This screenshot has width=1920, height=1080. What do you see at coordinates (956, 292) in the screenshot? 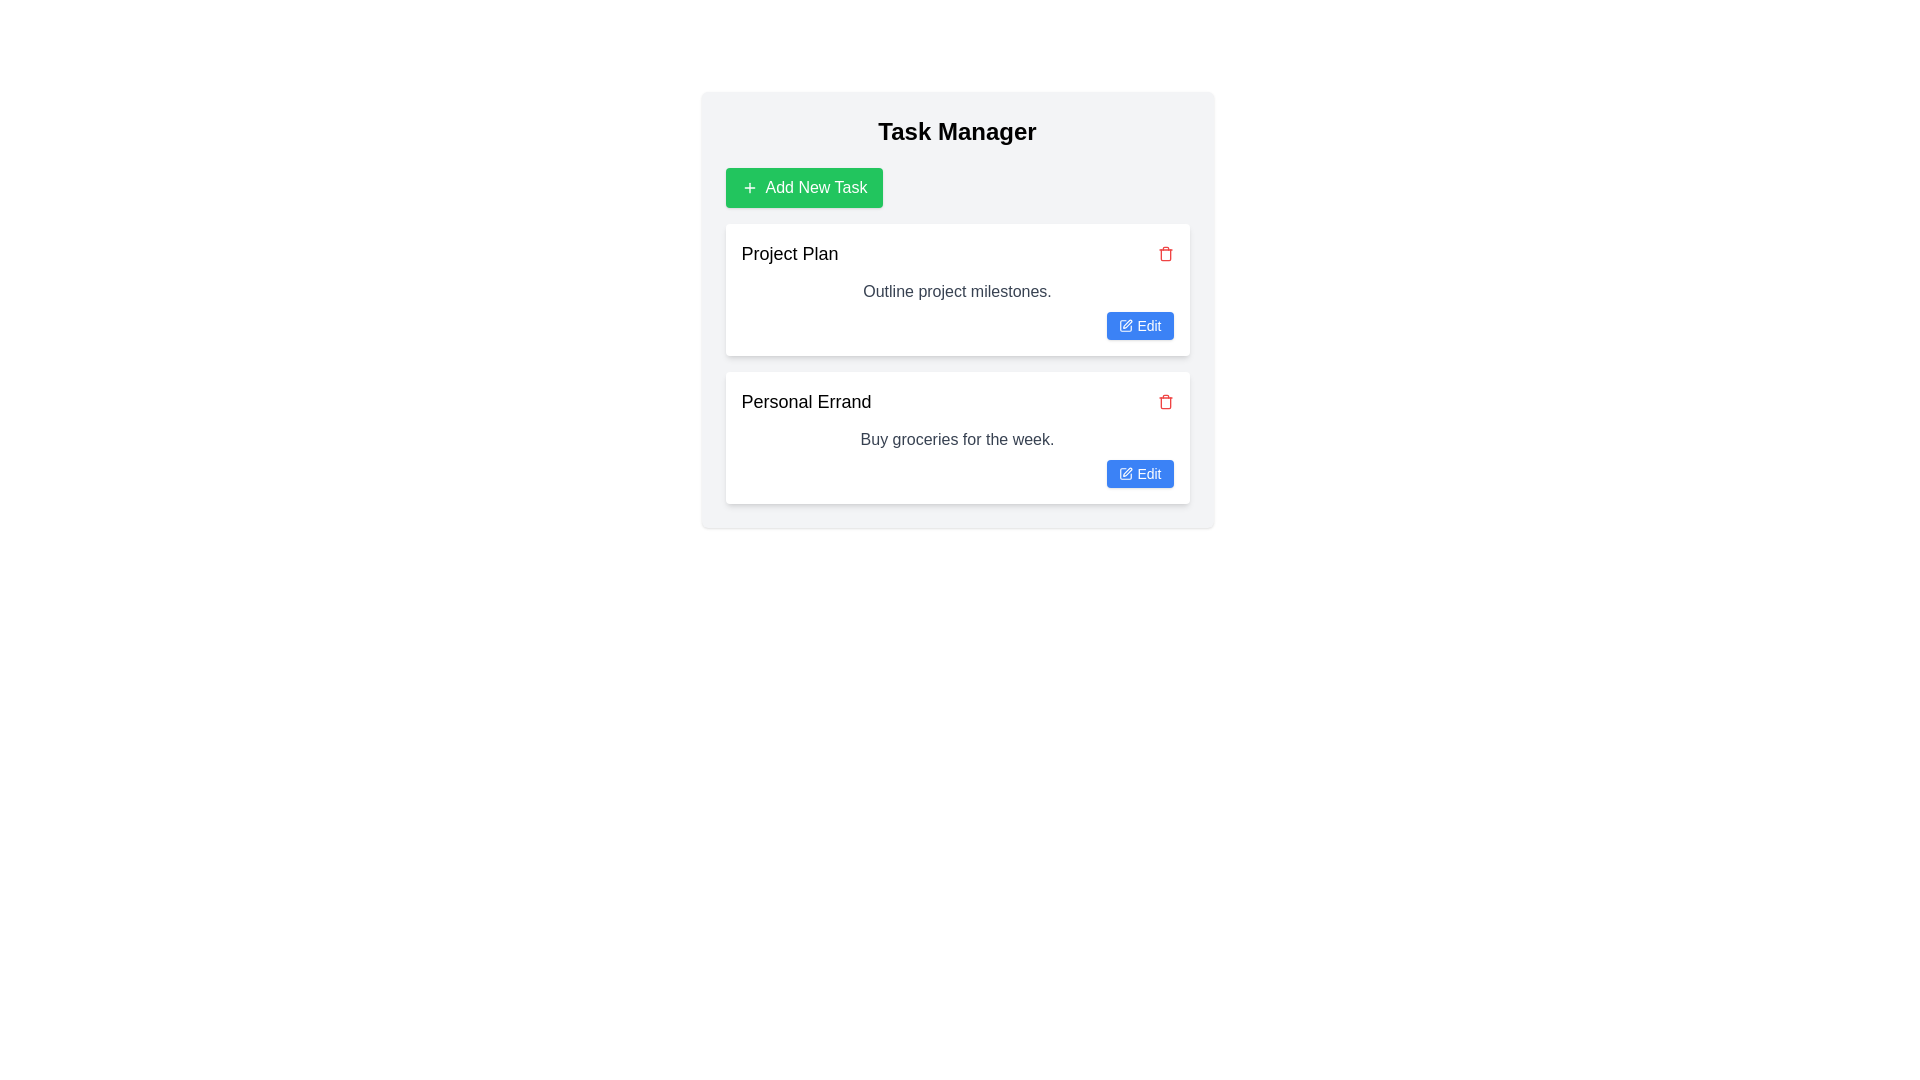
I see `the text label that provides an overview of the 'Project Plan' task, positioned below the title and above the 'Edit' button within the 'Project Plan' card` at bounding box center [956, 292].